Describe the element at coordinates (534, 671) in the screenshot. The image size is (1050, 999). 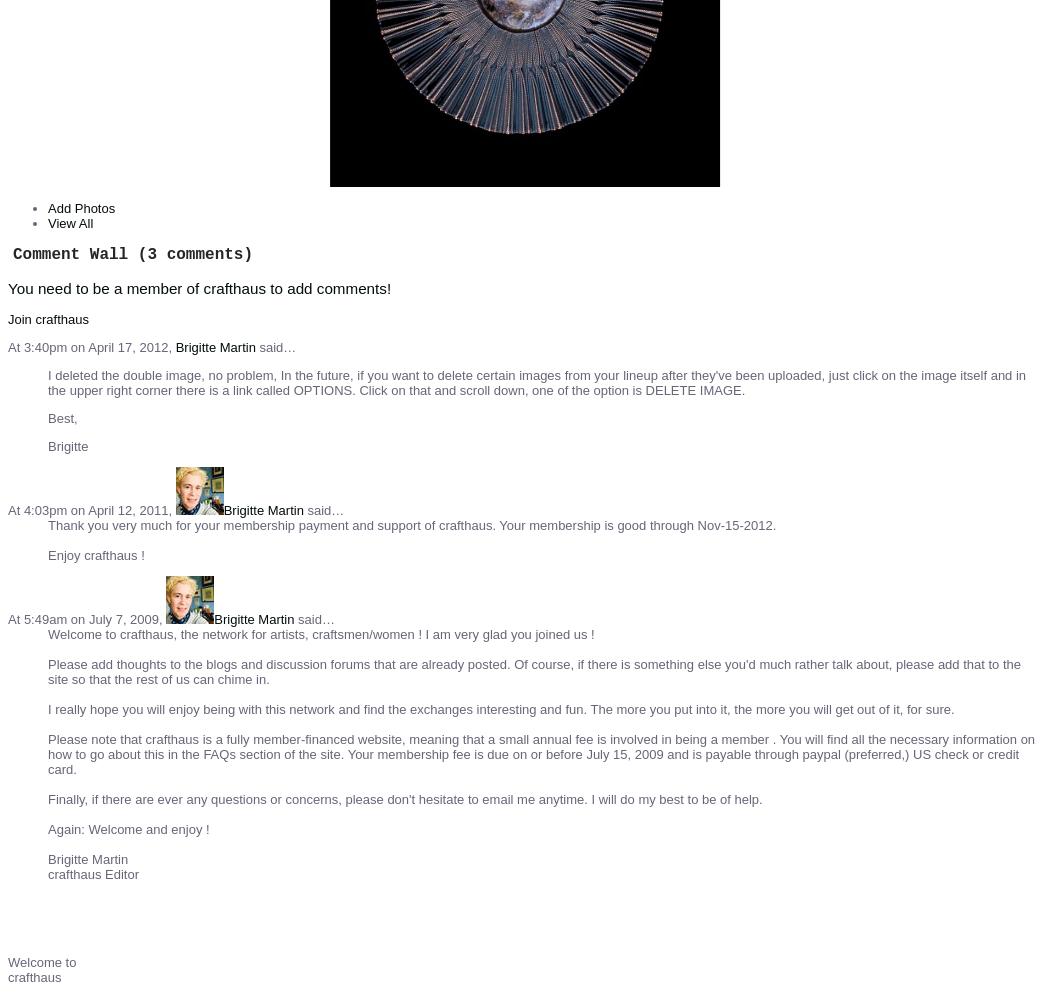
I see `'Please add thoughts to the blogs and discussion forums that are already posted. Of course, if there is something else you'd much rather talk about, please add that to the site so that the rest of us can chime in.'` at that location.